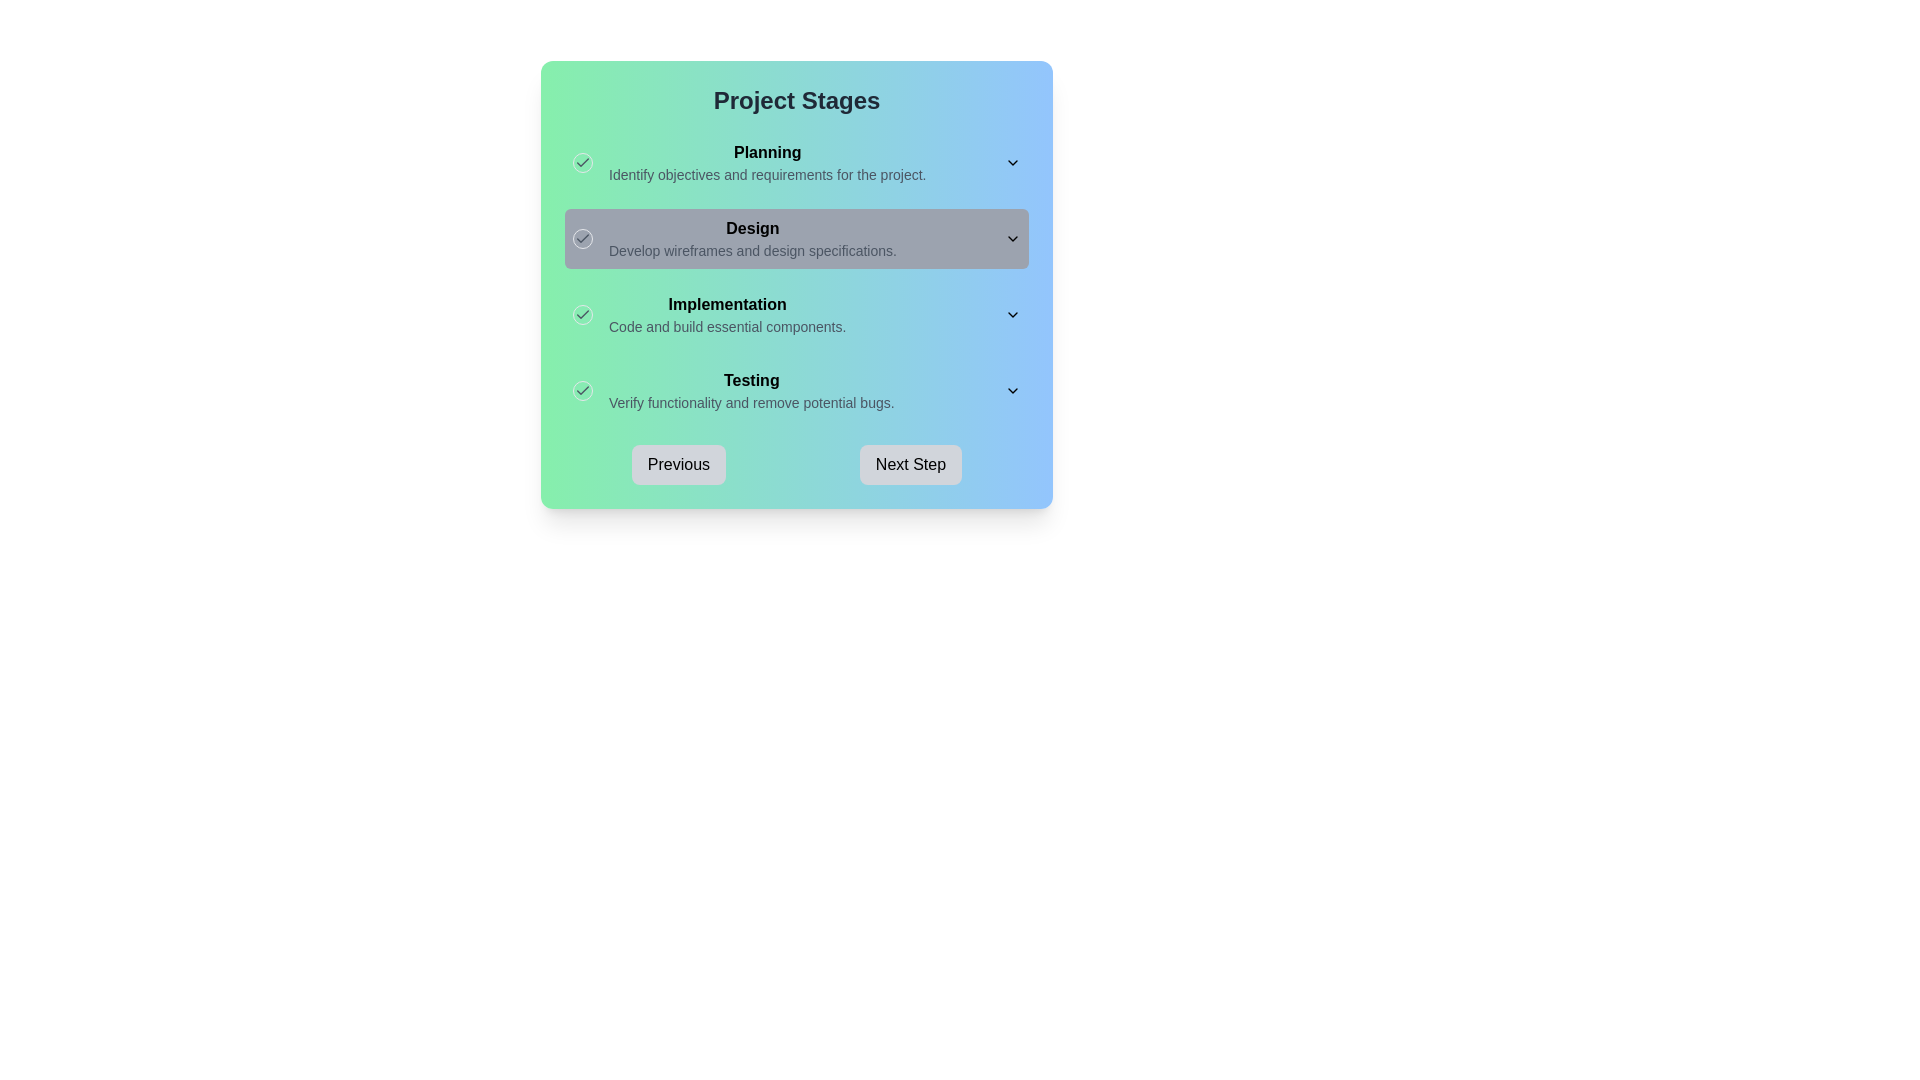 The height and width of the screenshot is (1080, 1920). I want to click on the chevron icon that toggles the expanded or collapsed state of the 'Implementation' section, located at the right end of the section's header, so click(1012, 315).